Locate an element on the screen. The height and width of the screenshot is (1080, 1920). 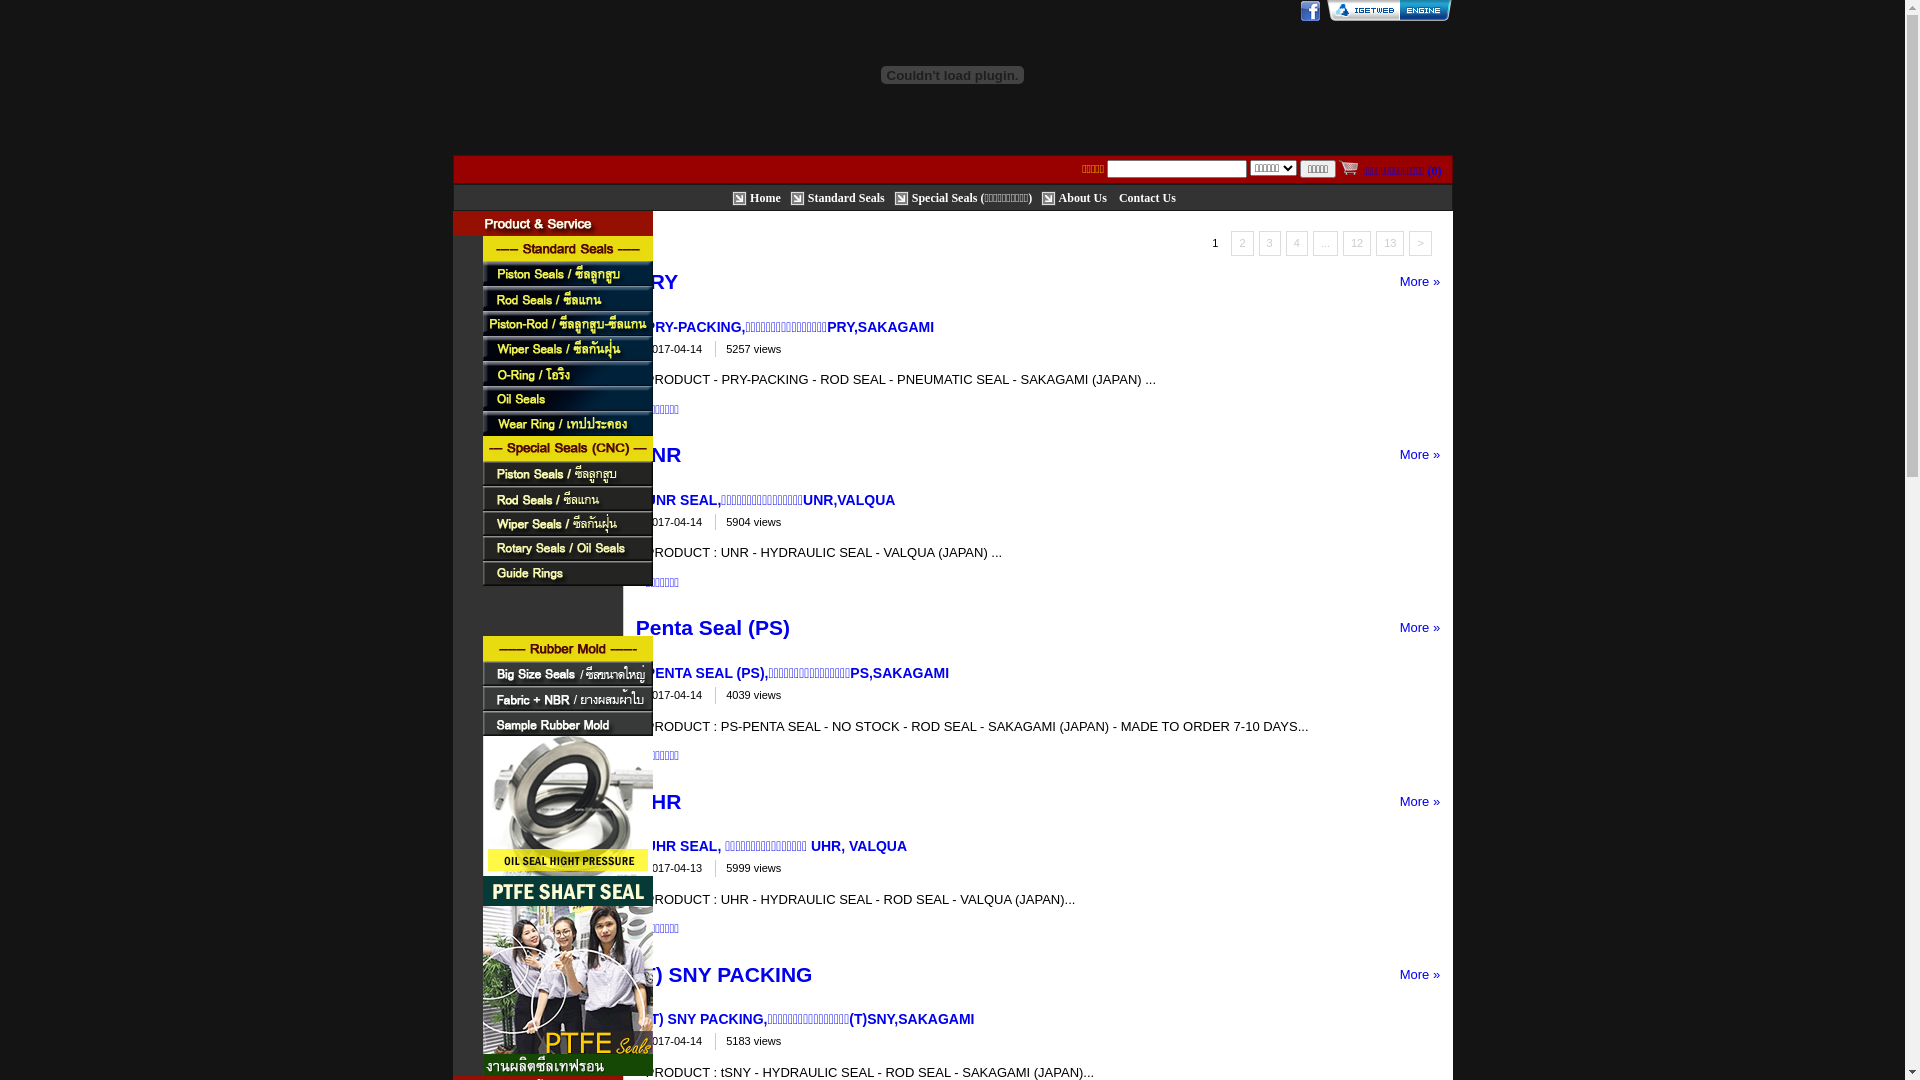
'Fabric+NBR' is located at coordinates (565, 697).